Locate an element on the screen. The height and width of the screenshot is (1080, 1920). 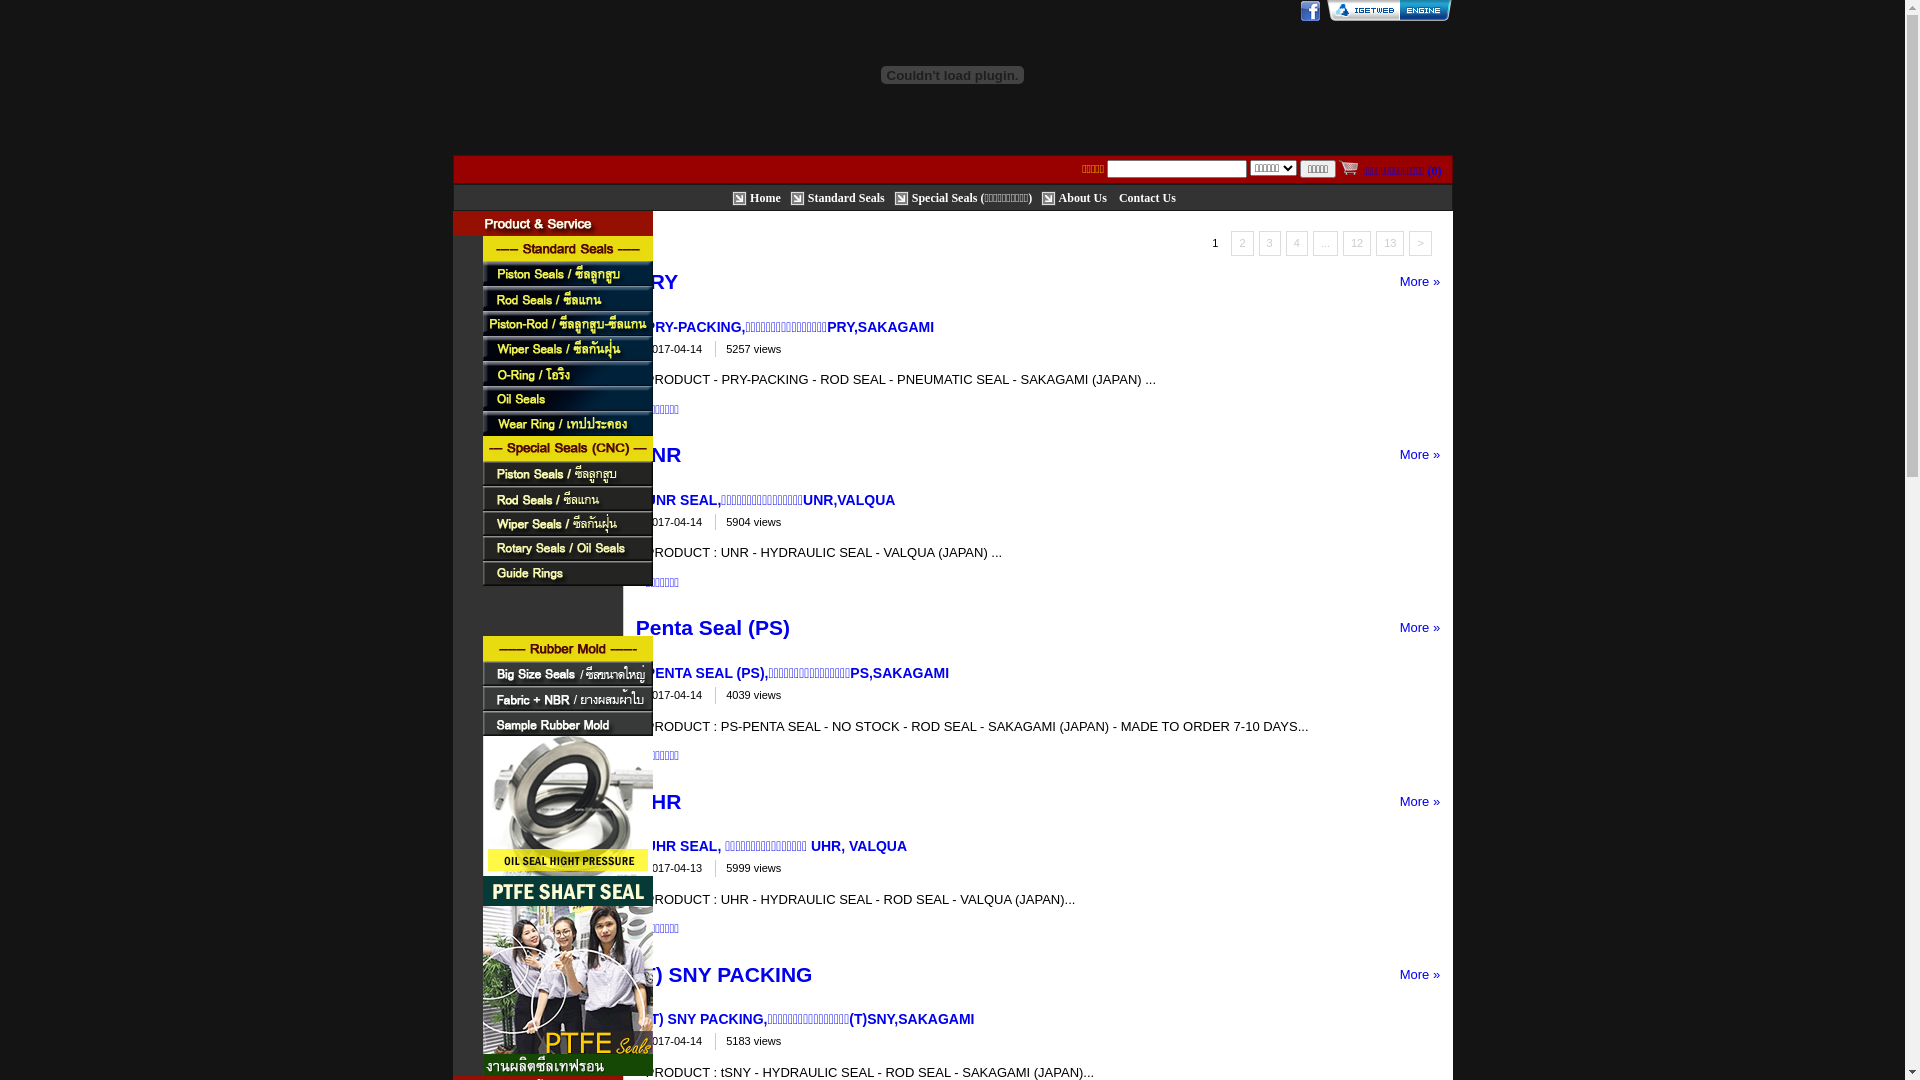
'Fabric+NBR' is located at coordinates (565, 697).